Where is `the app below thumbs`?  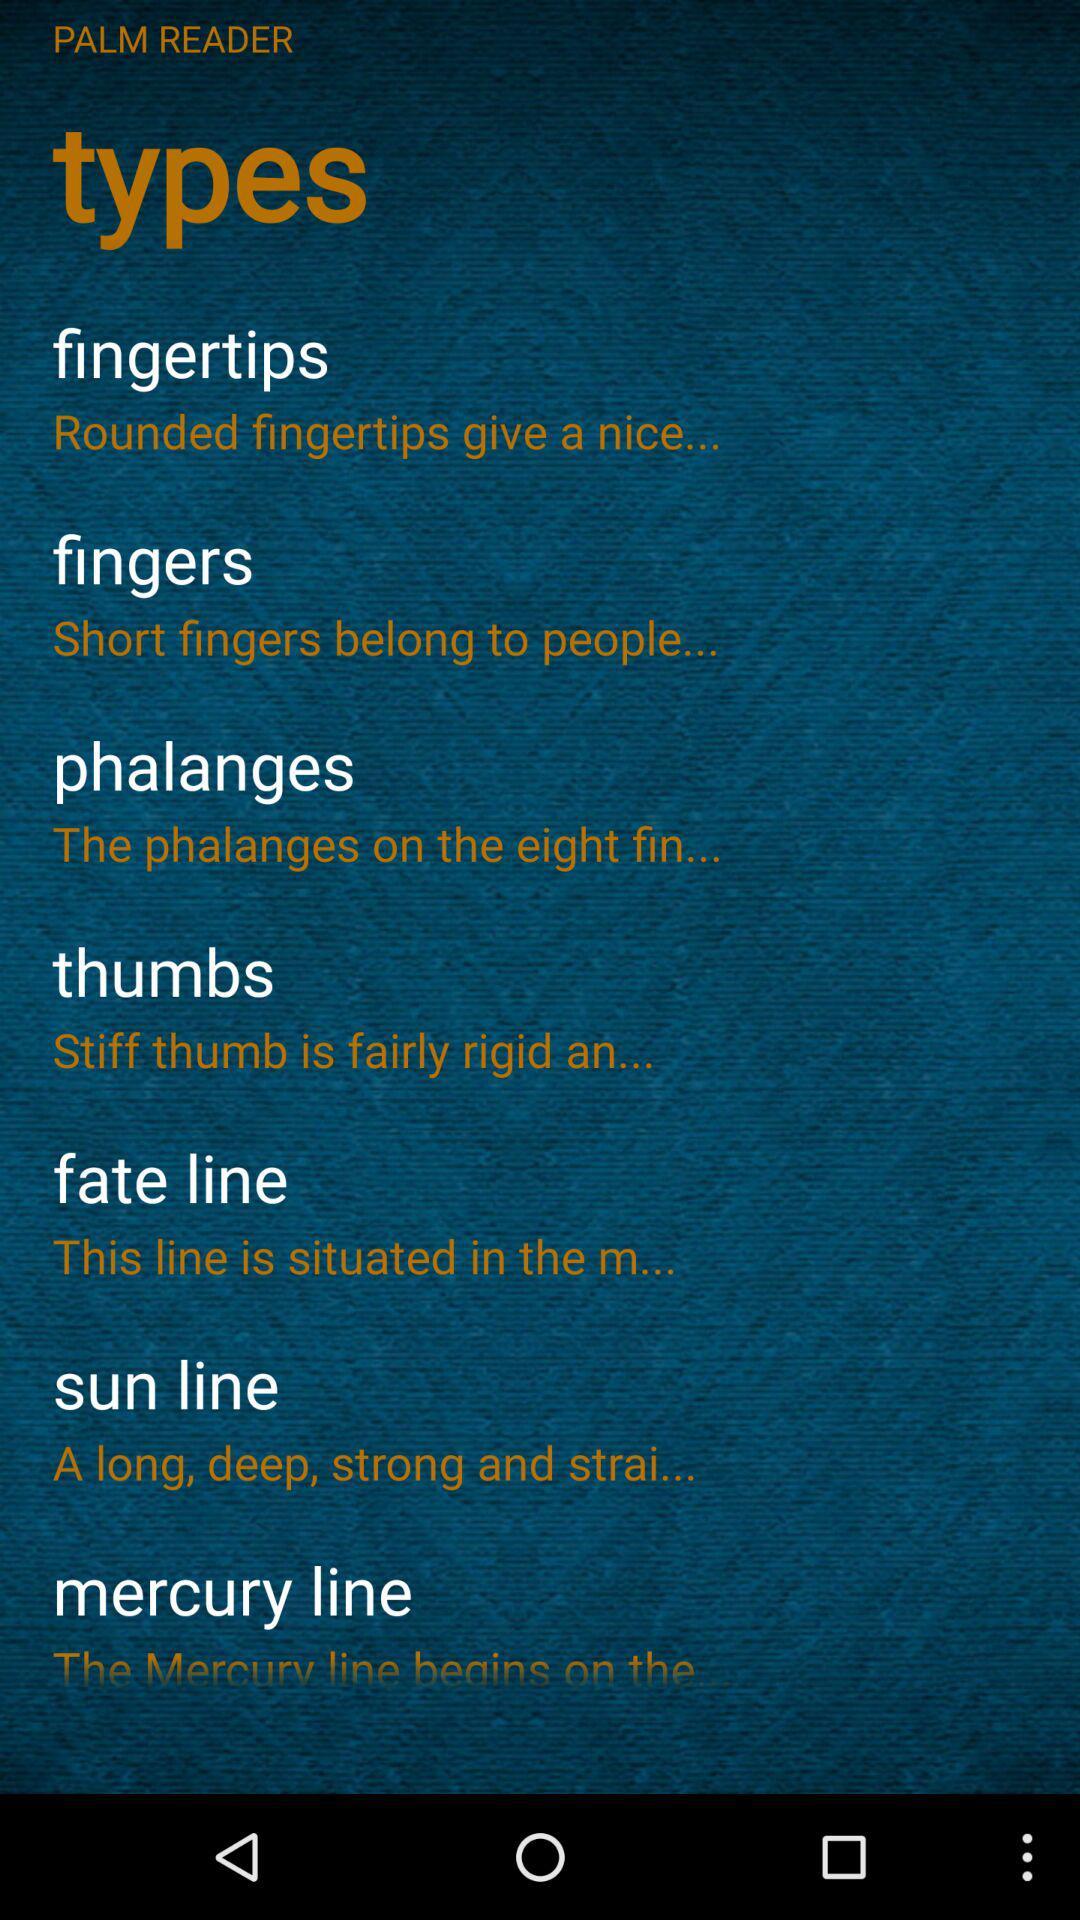
the app below thumbs is located at coordinates (540, 1048).